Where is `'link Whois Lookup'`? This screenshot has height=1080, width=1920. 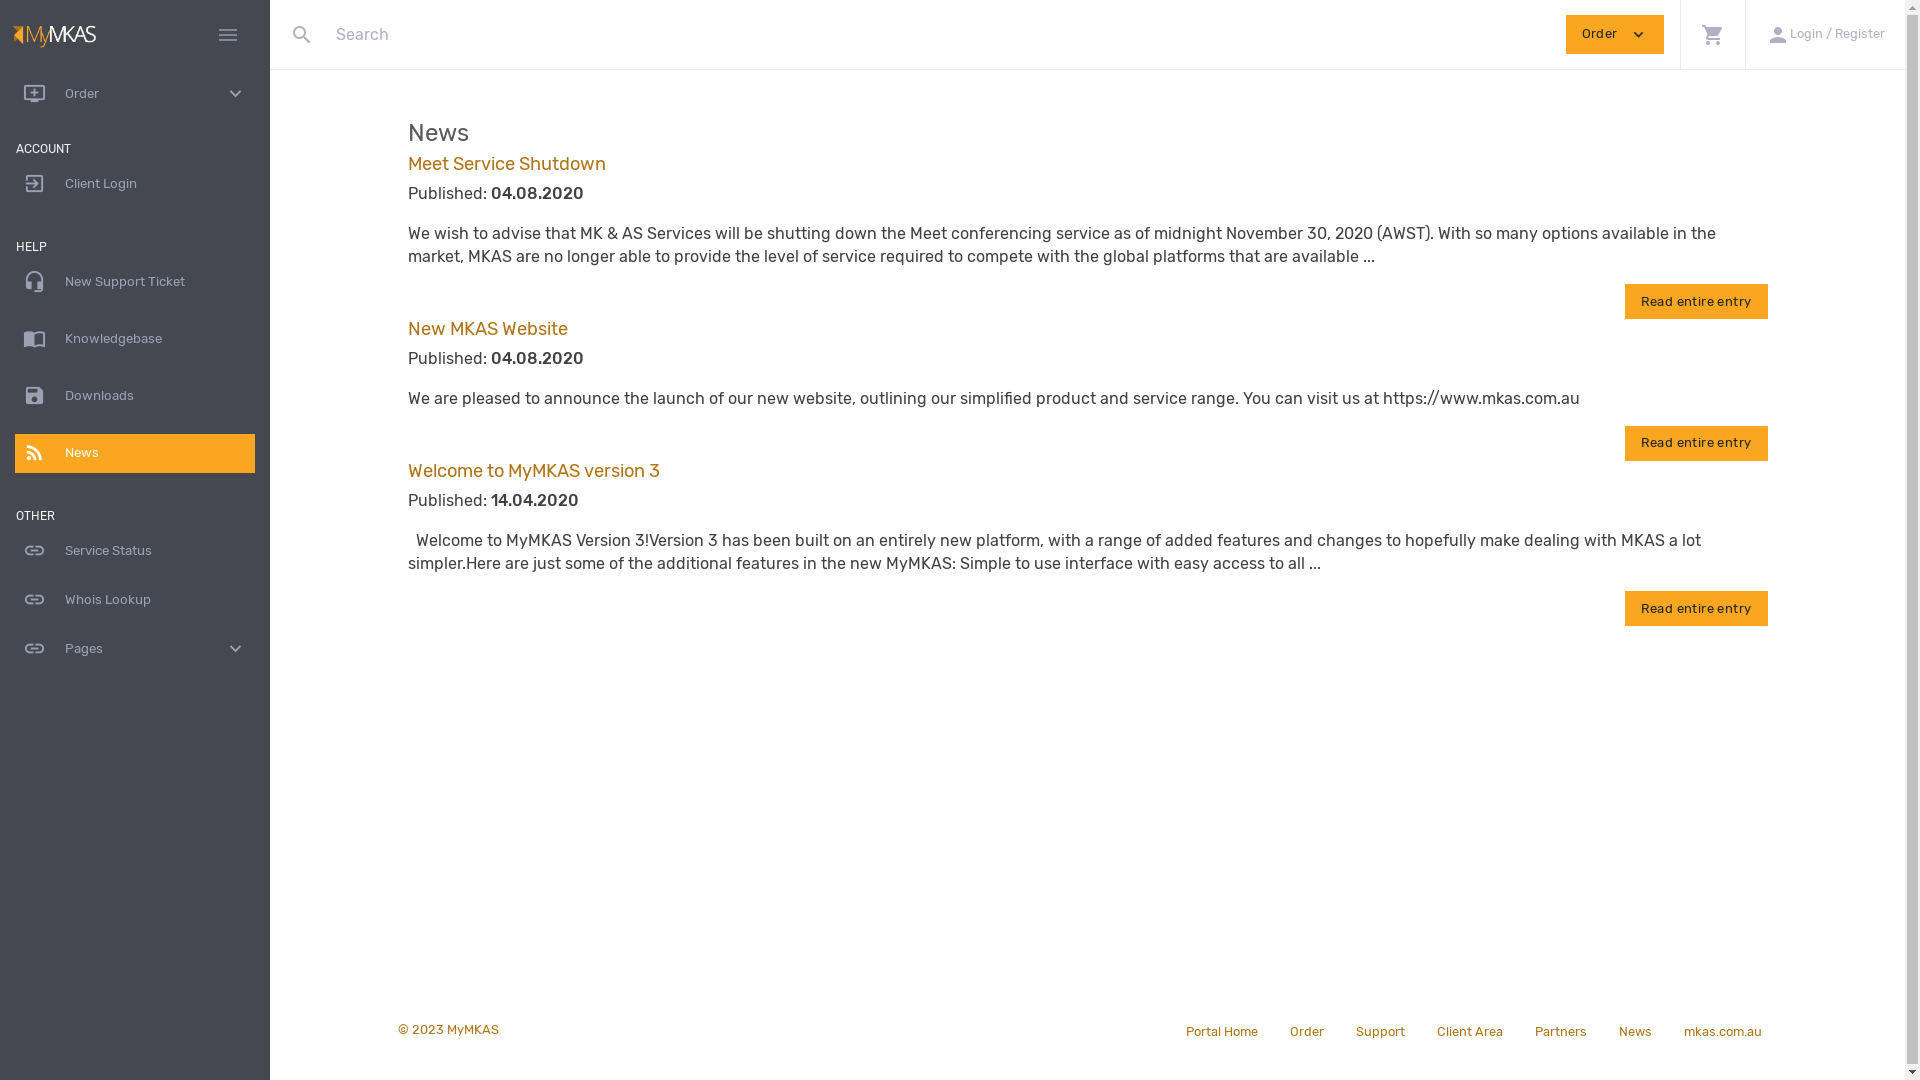
'link Whois Lookup' is located at coordinates (133, 599).